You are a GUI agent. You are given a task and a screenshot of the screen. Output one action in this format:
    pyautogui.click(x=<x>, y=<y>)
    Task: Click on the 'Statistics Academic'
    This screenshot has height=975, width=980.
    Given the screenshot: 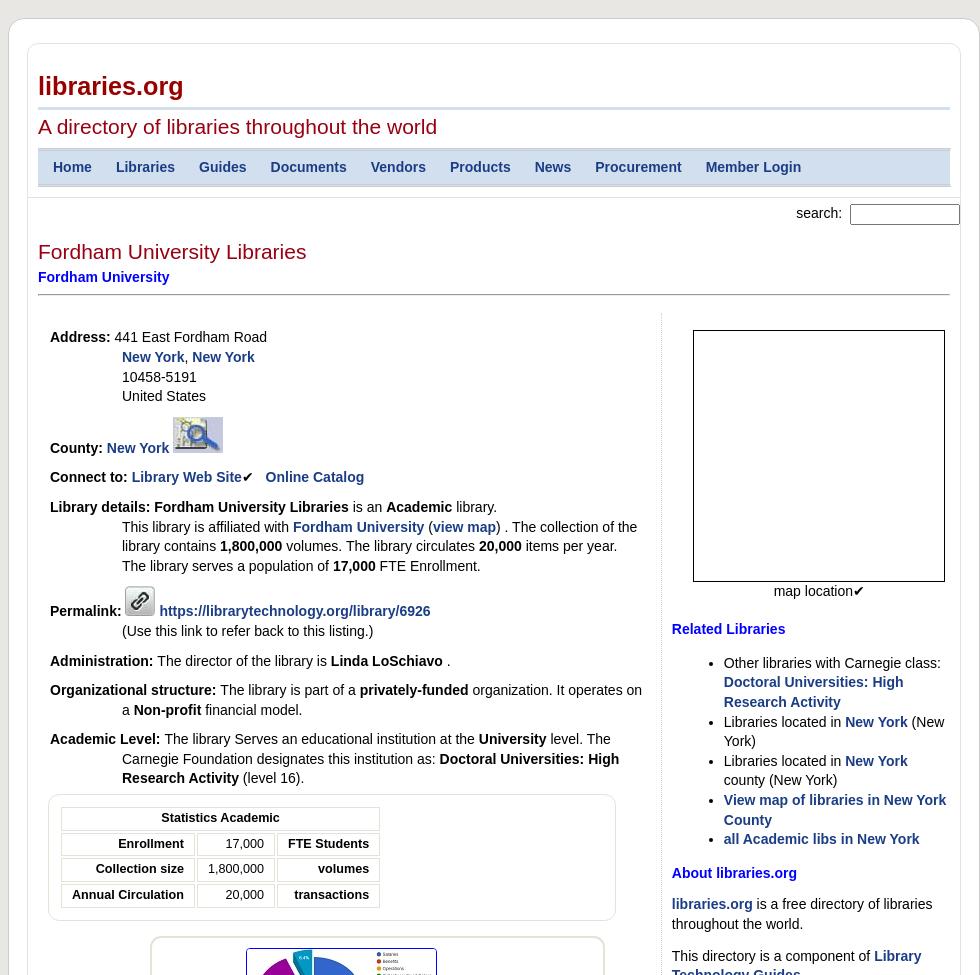 What is the action you would take?
    pyautogui.click(x=220, y=818)
    